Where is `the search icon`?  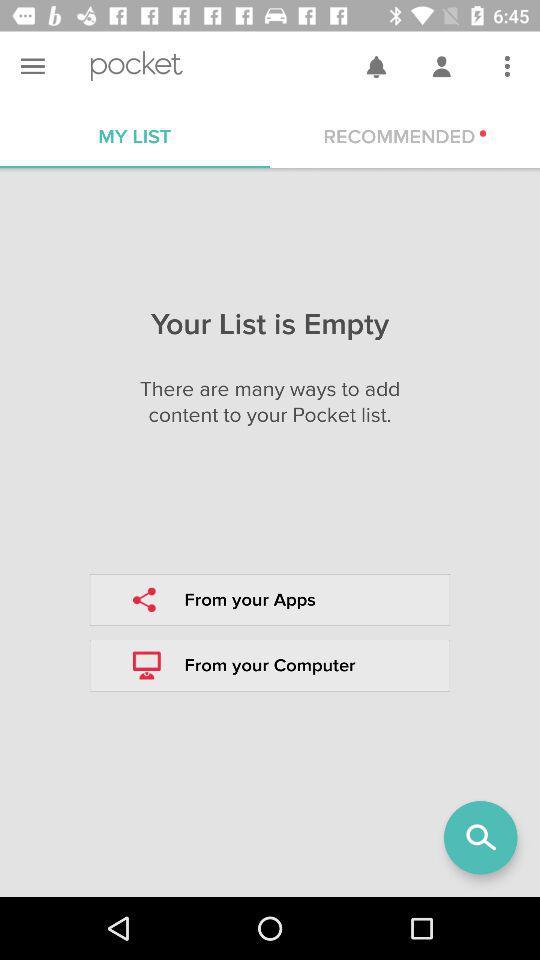
the search icon is located at coordinates (479, 837).